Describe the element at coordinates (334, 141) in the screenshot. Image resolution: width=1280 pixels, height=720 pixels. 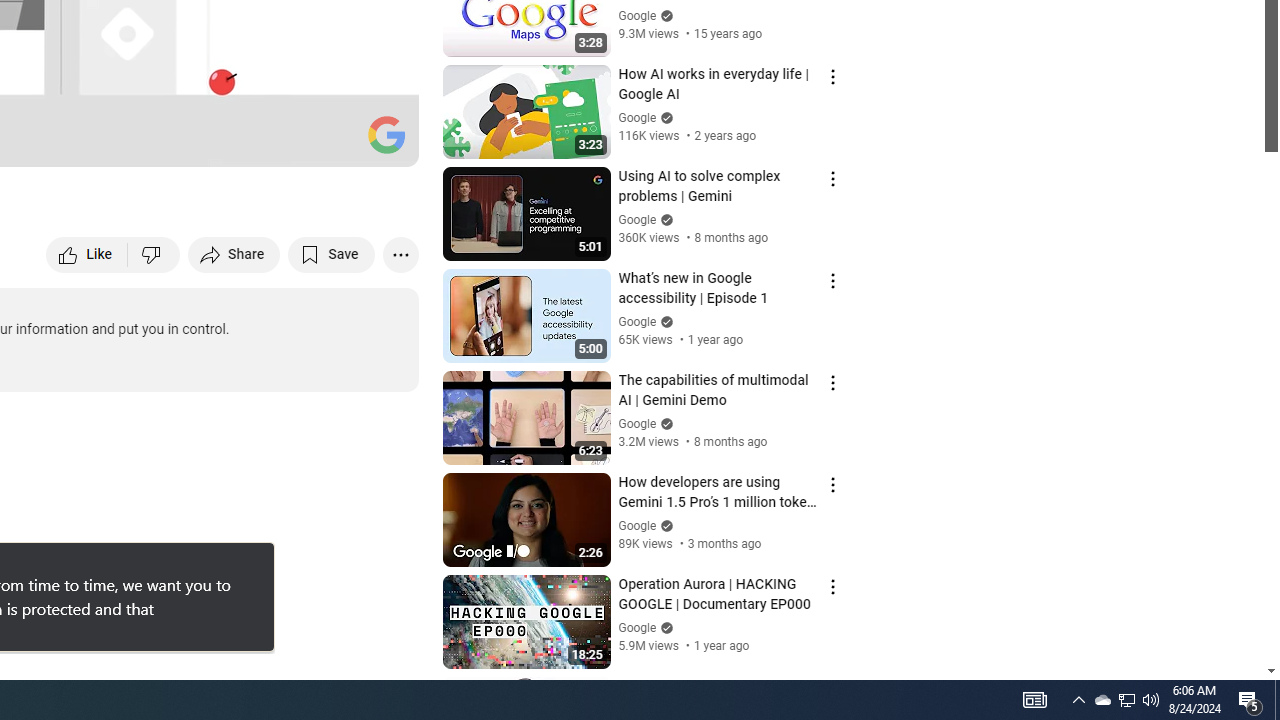
I see `'Theater mode (t)'` at that location.